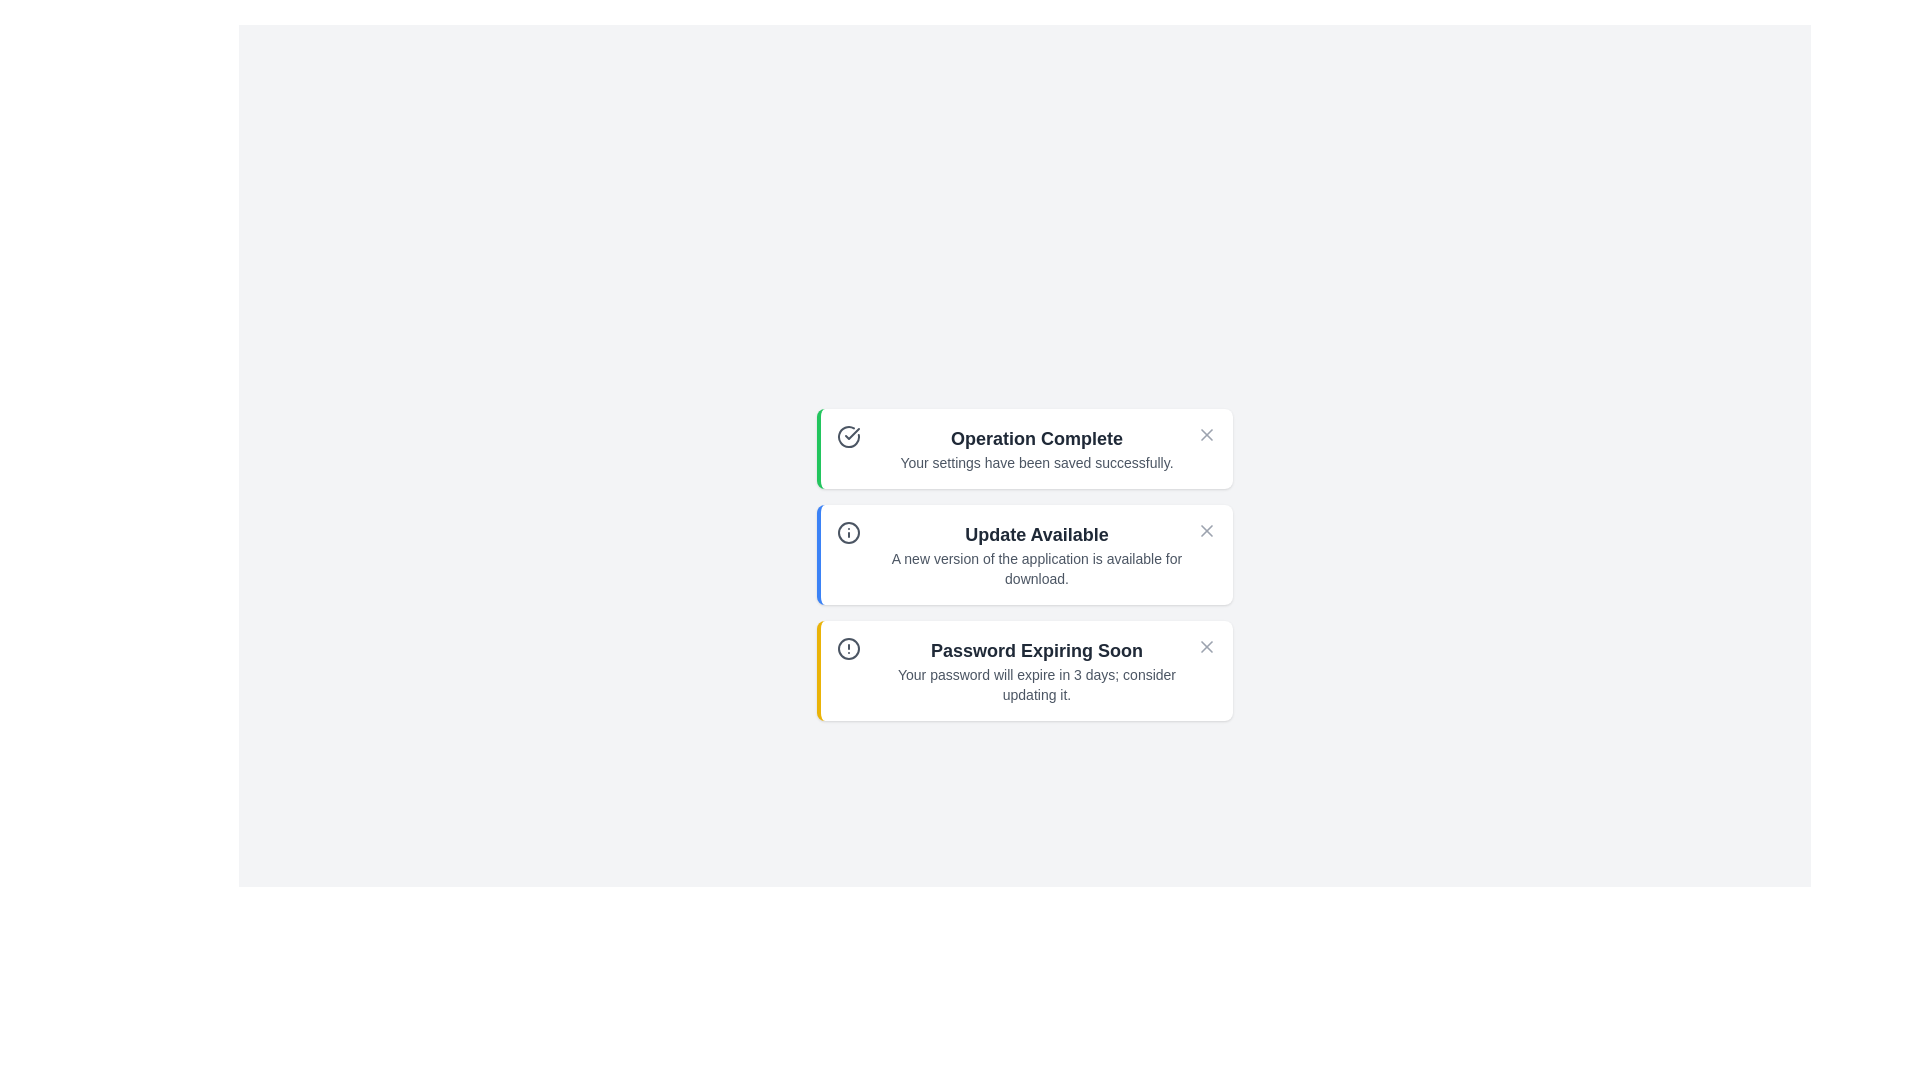  What do you see at coordinates (1205, 434) in the screenshot?
I see `the dismiss button, which is an 'X' icon located at the top-right corner of the notification card stating 'Operation Complete'` at bounding box center [1205, 434].